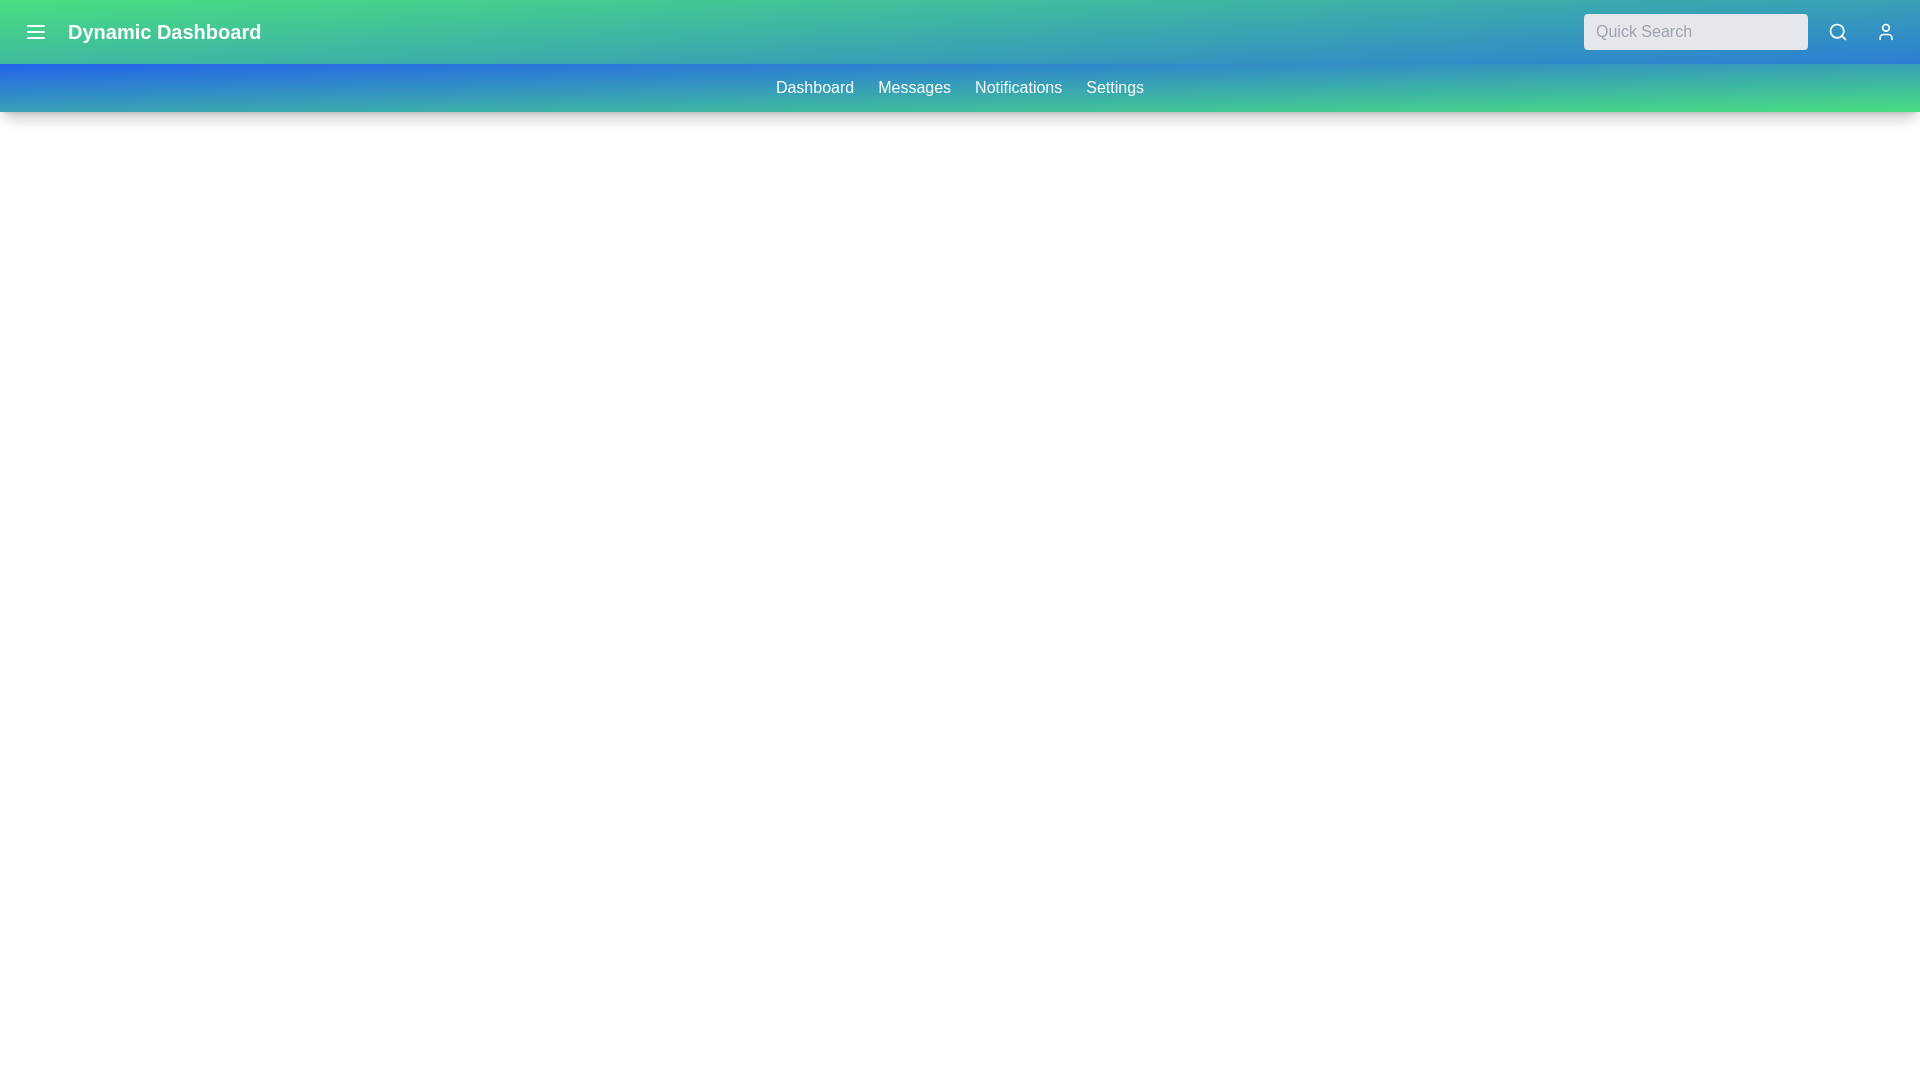 This screenshot has width=1920, height=1080. I want to click on the user profile icon button located in the upper-right corner of the interface, so click(1885, 31).